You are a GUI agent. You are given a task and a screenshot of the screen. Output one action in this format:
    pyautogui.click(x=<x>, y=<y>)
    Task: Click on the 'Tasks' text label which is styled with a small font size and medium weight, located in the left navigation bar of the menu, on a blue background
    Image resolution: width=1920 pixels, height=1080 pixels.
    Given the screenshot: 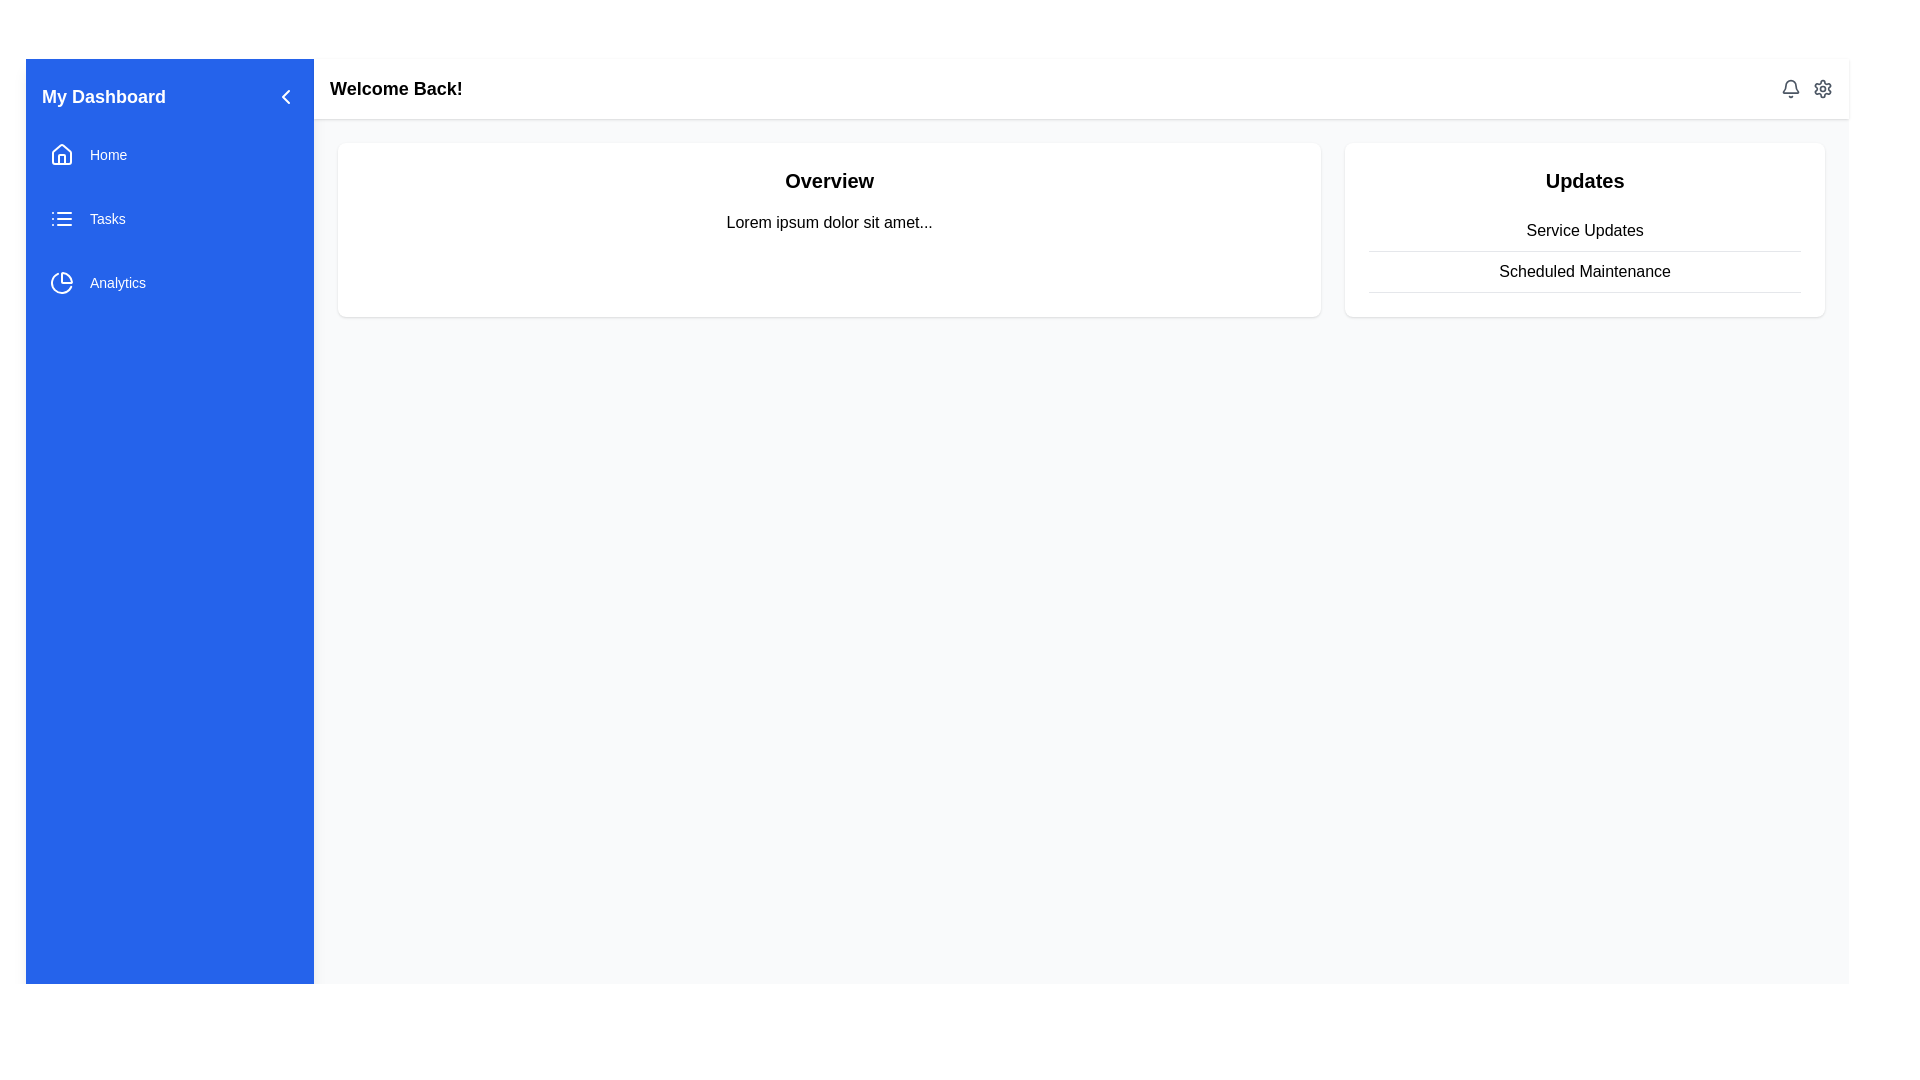 What is the action you would take?
    pyautogui.click(x=106, y=219)
    